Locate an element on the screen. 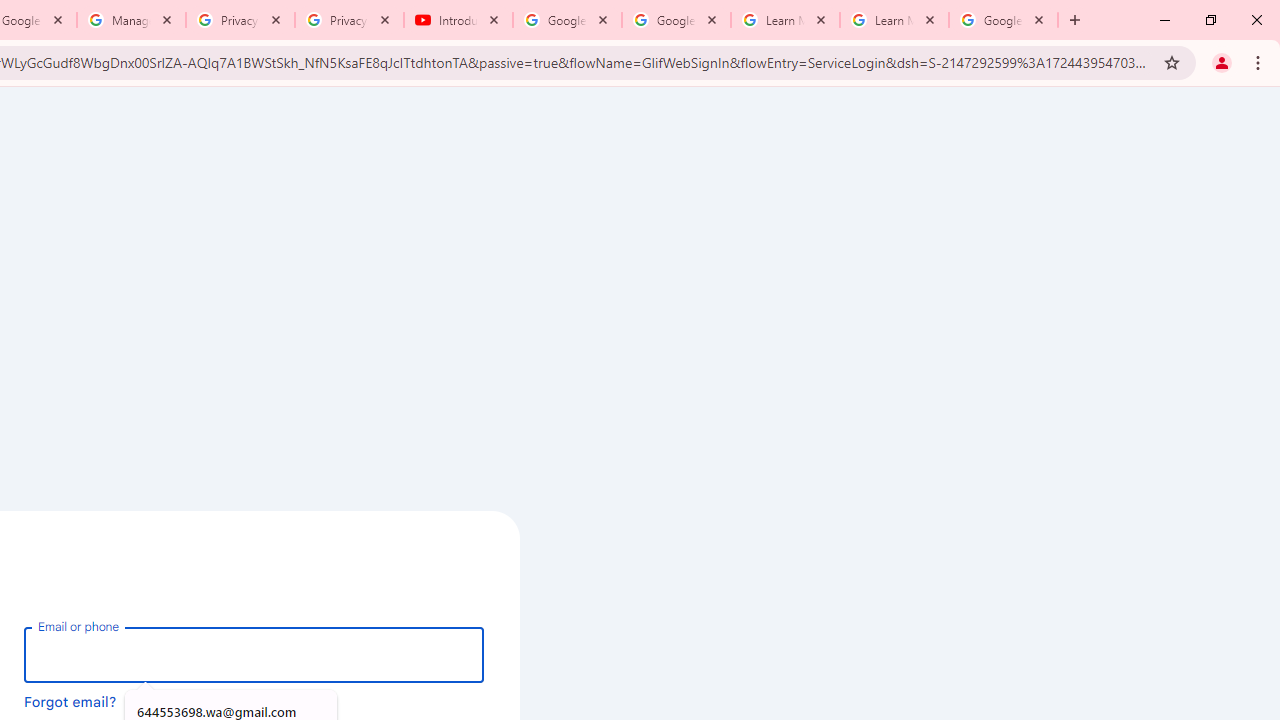 This screenshot has width=1280, height=720. 'Google Account' is located at coordinates (1003, 20).